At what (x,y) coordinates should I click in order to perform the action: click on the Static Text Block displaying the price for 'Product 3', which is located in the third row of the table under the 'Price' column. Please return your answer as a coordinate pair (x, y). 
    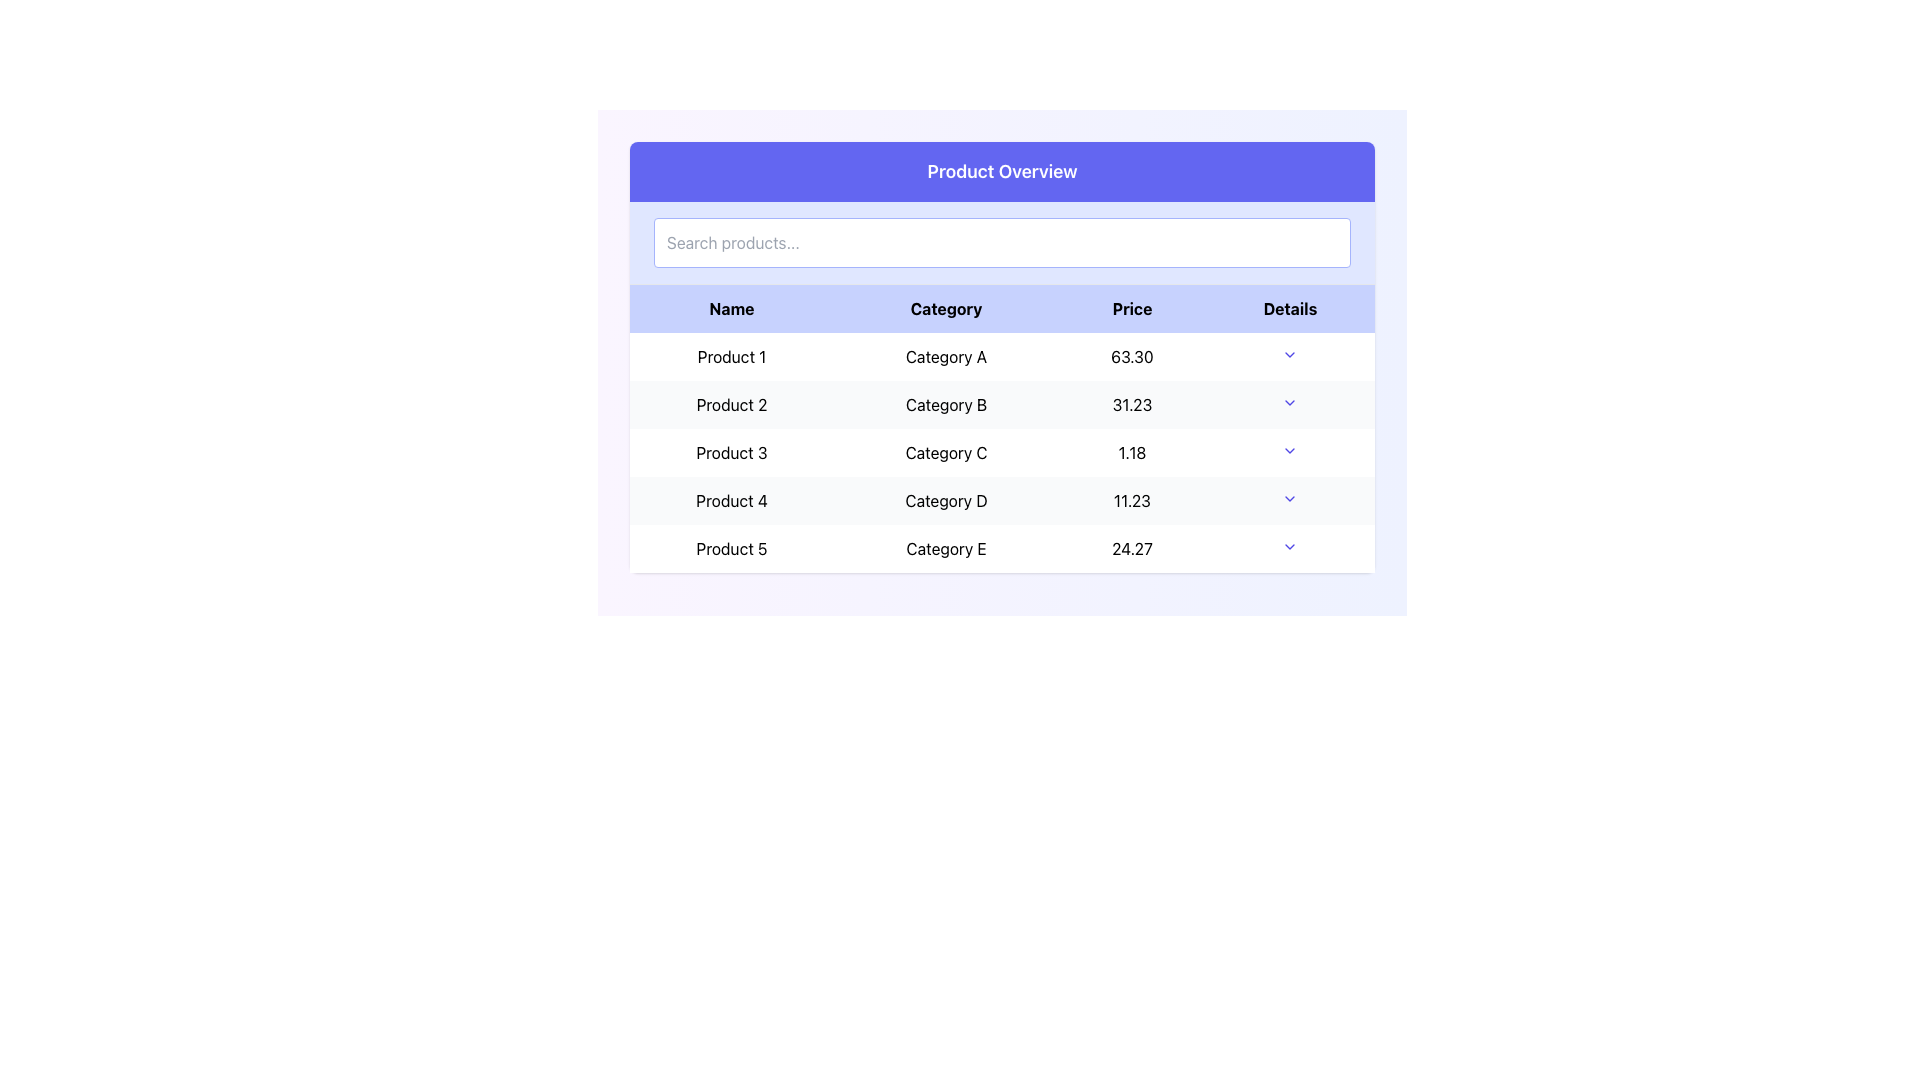
    Looking at the image, I should click on (1132, 452).